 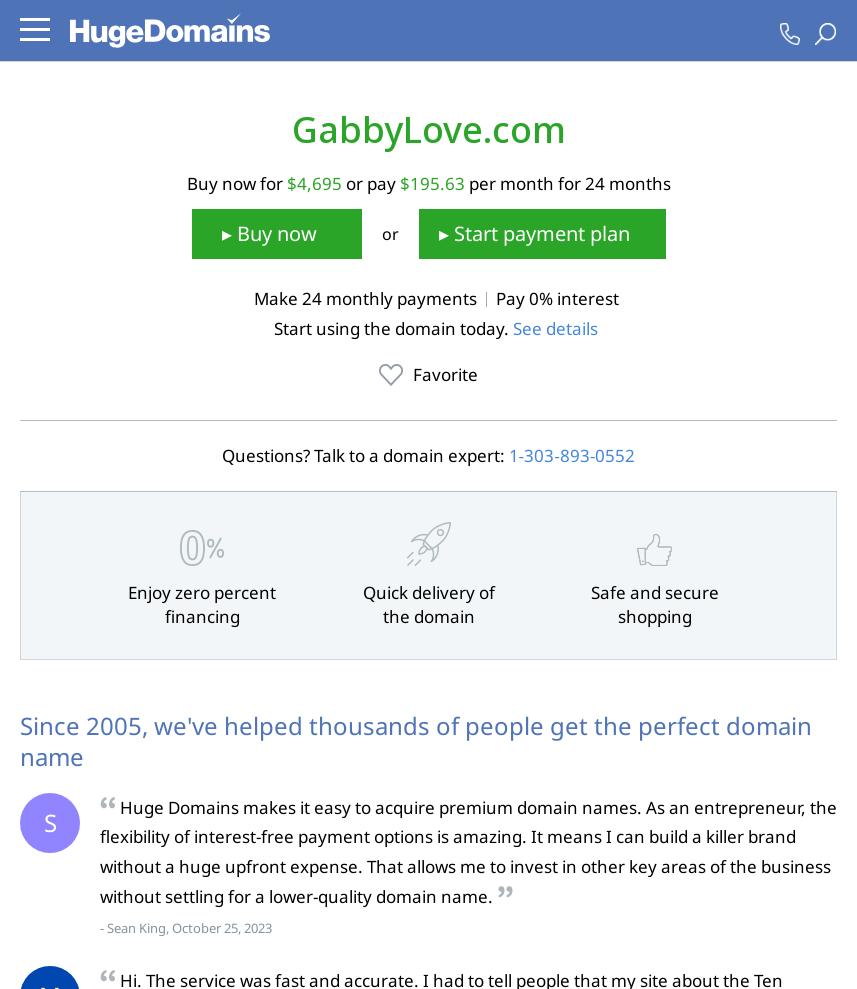 What do you see at coordinates (368, 182) in the screenshot?
I see `'or pay'` at bounding box center [368, 182].